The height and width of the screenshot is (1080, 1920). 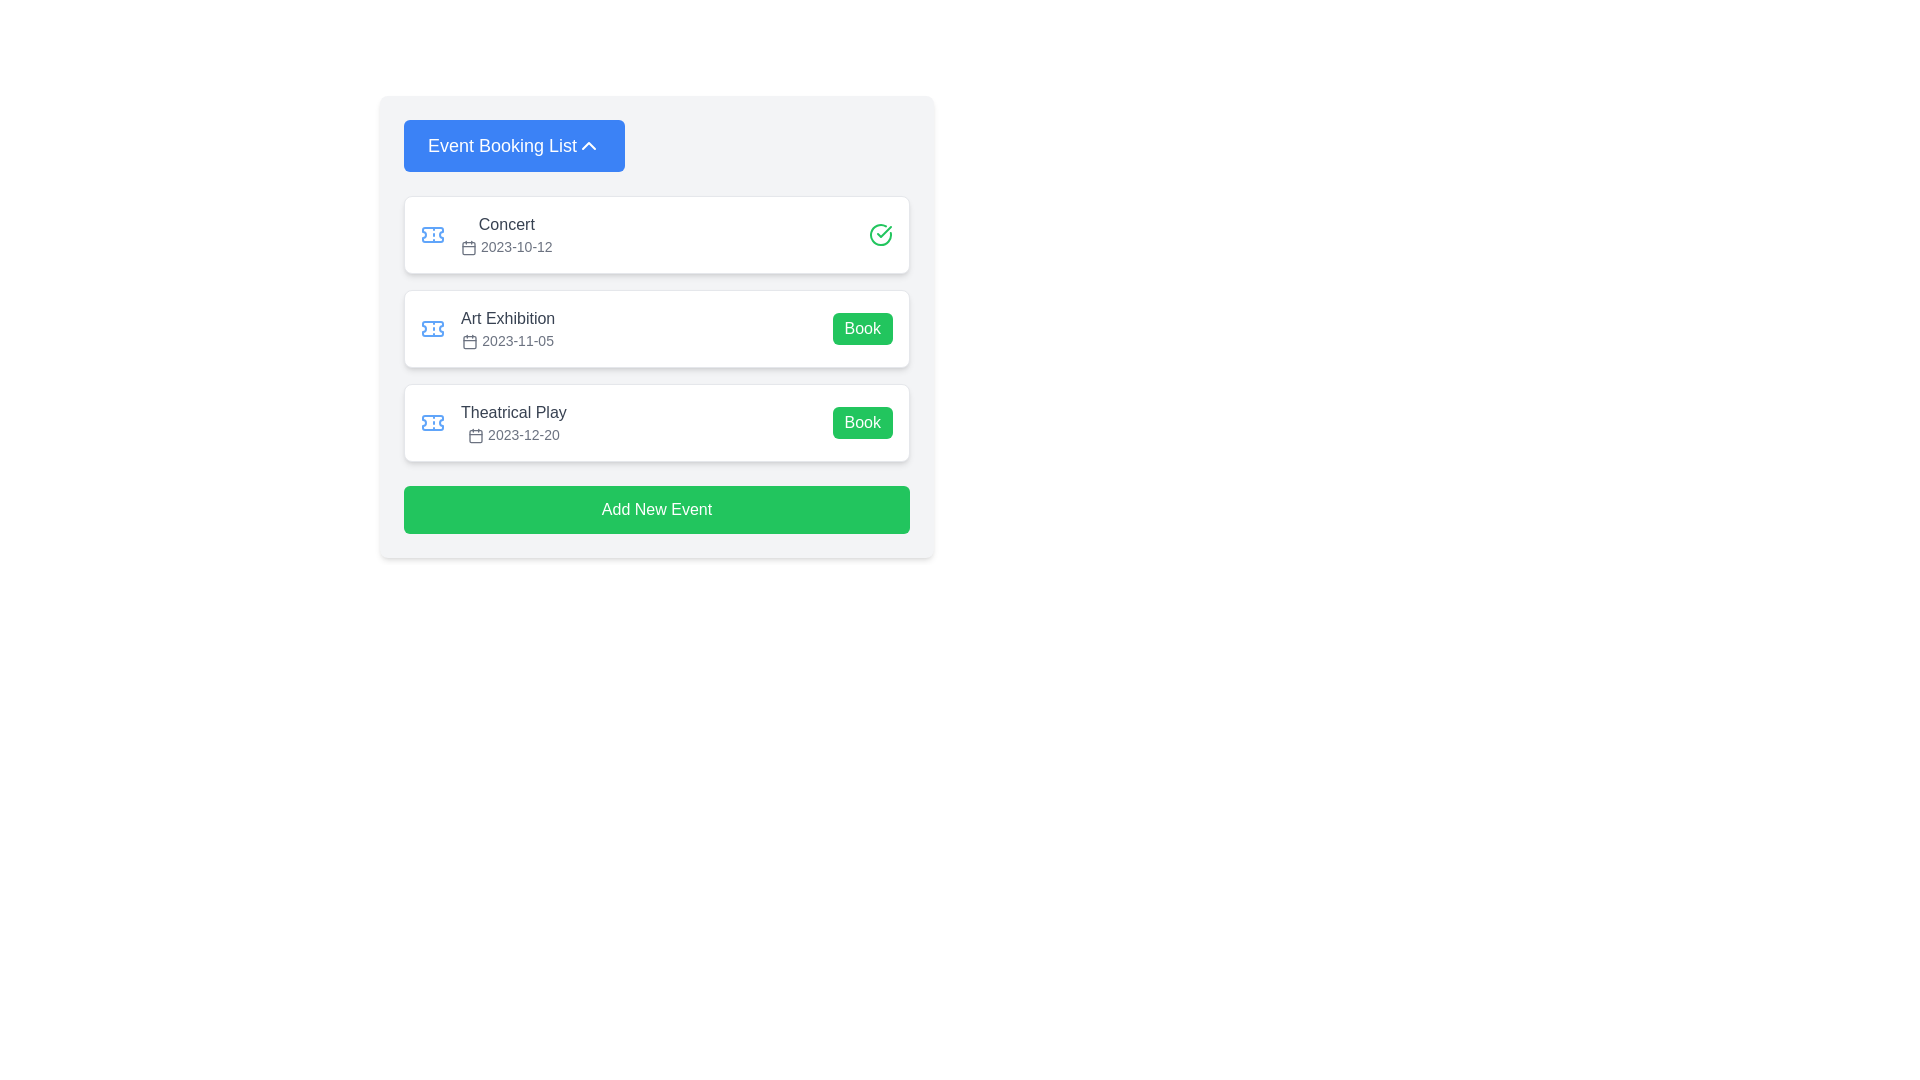 What do you see at coordinates (469, 341) in the screenshot?
I see `the icon that visually indicates the date next to the text '2023-11-05' for the 'Art Exhibition' event` at bounding box center [469, 341].